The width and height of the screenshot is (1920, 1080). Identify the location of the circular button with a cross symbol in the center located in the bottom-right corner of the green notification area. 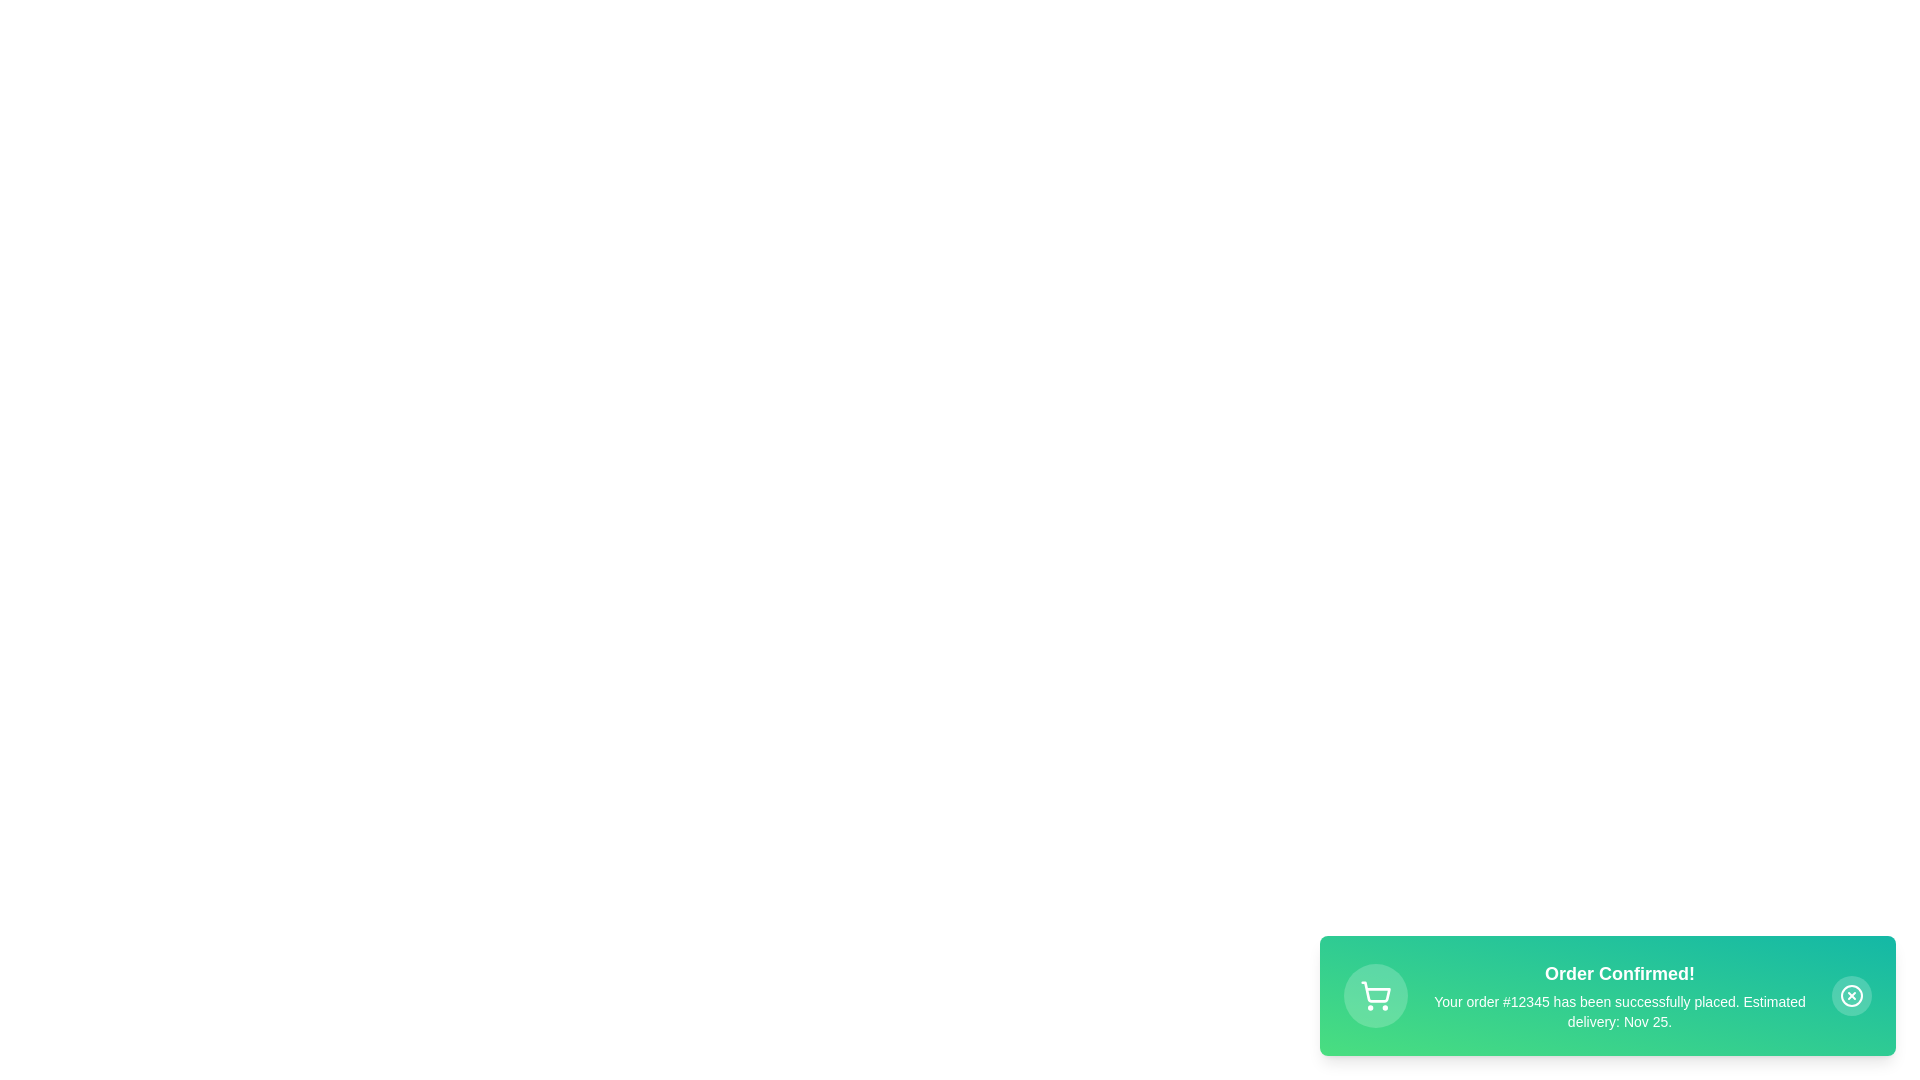
(1851, 995).